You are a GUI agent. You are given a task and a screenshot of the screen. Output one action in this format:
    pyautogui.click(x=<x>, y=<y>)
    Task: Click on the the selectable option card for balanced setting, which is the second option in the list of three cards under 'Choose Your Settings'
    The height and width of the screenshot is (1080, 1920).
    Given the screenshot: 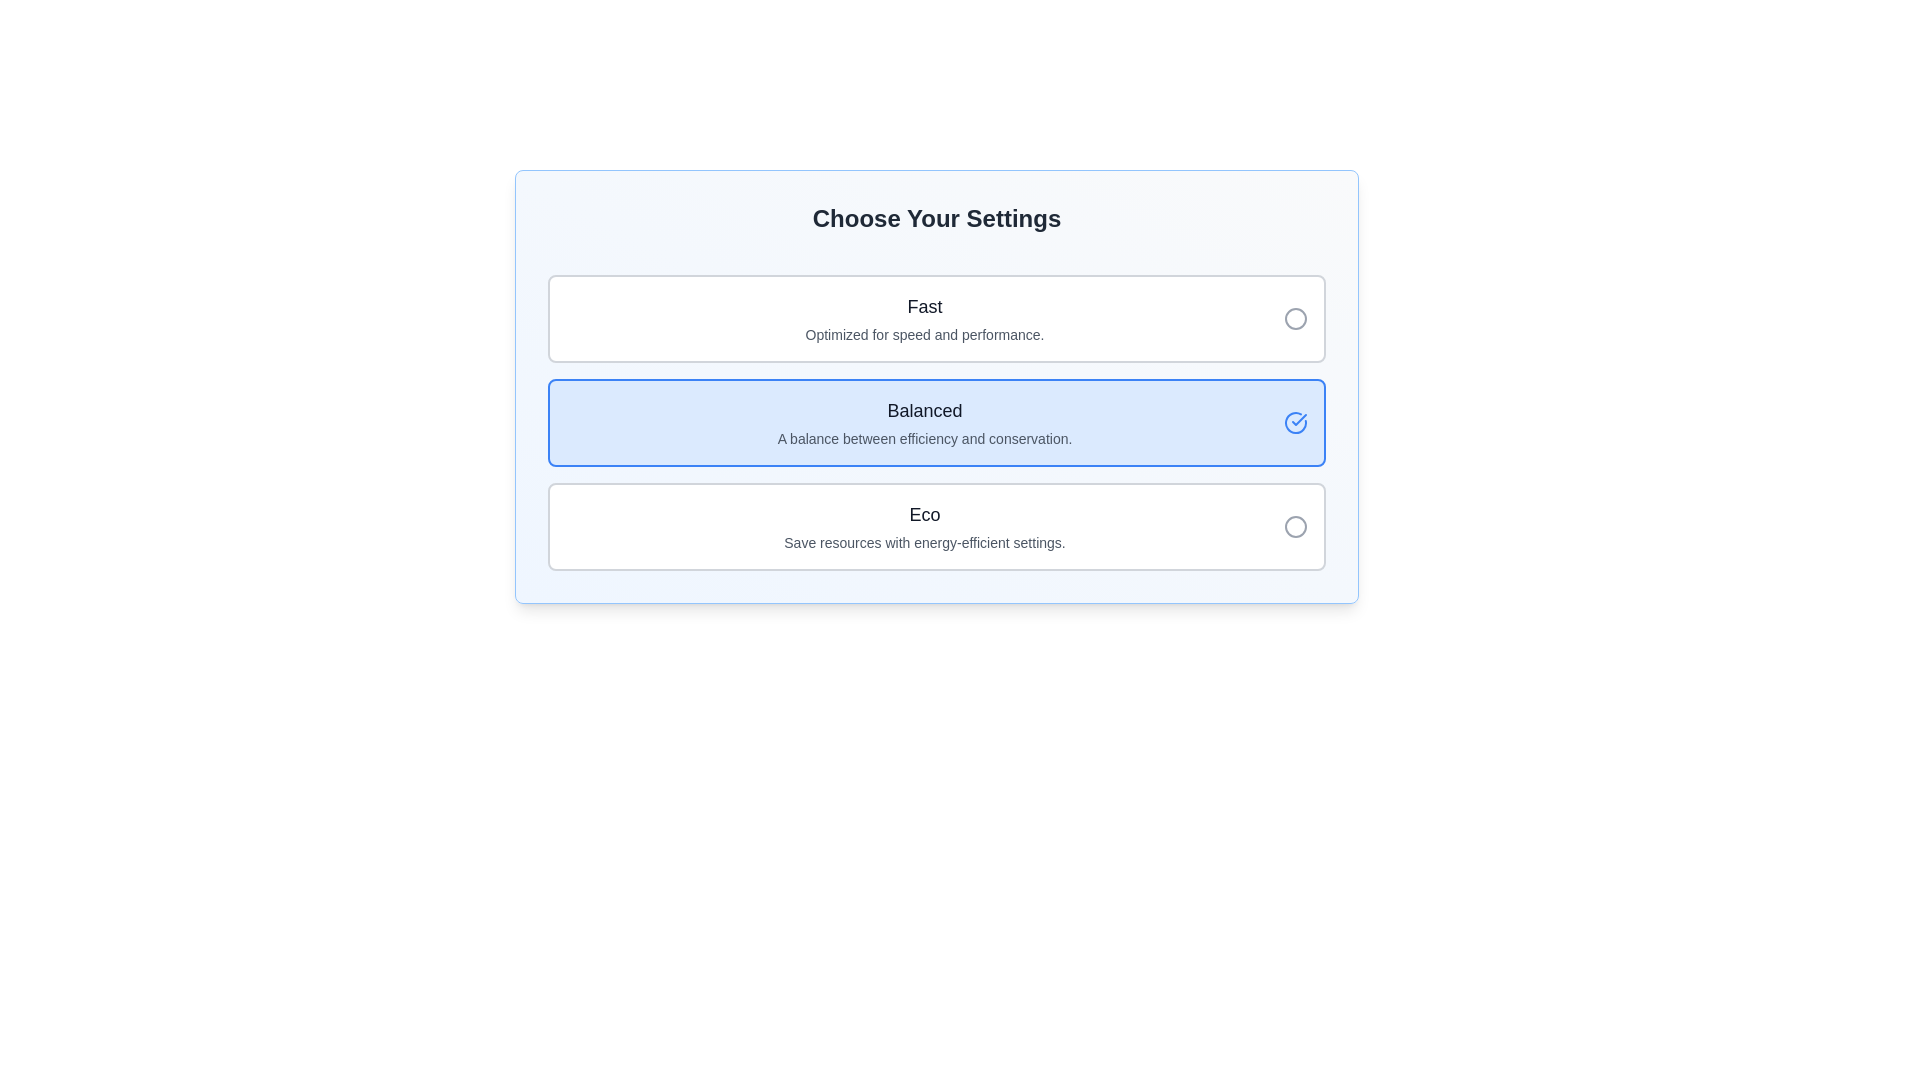 What is the action you would take?
    pyautogui.click(x=935, y=422)
    